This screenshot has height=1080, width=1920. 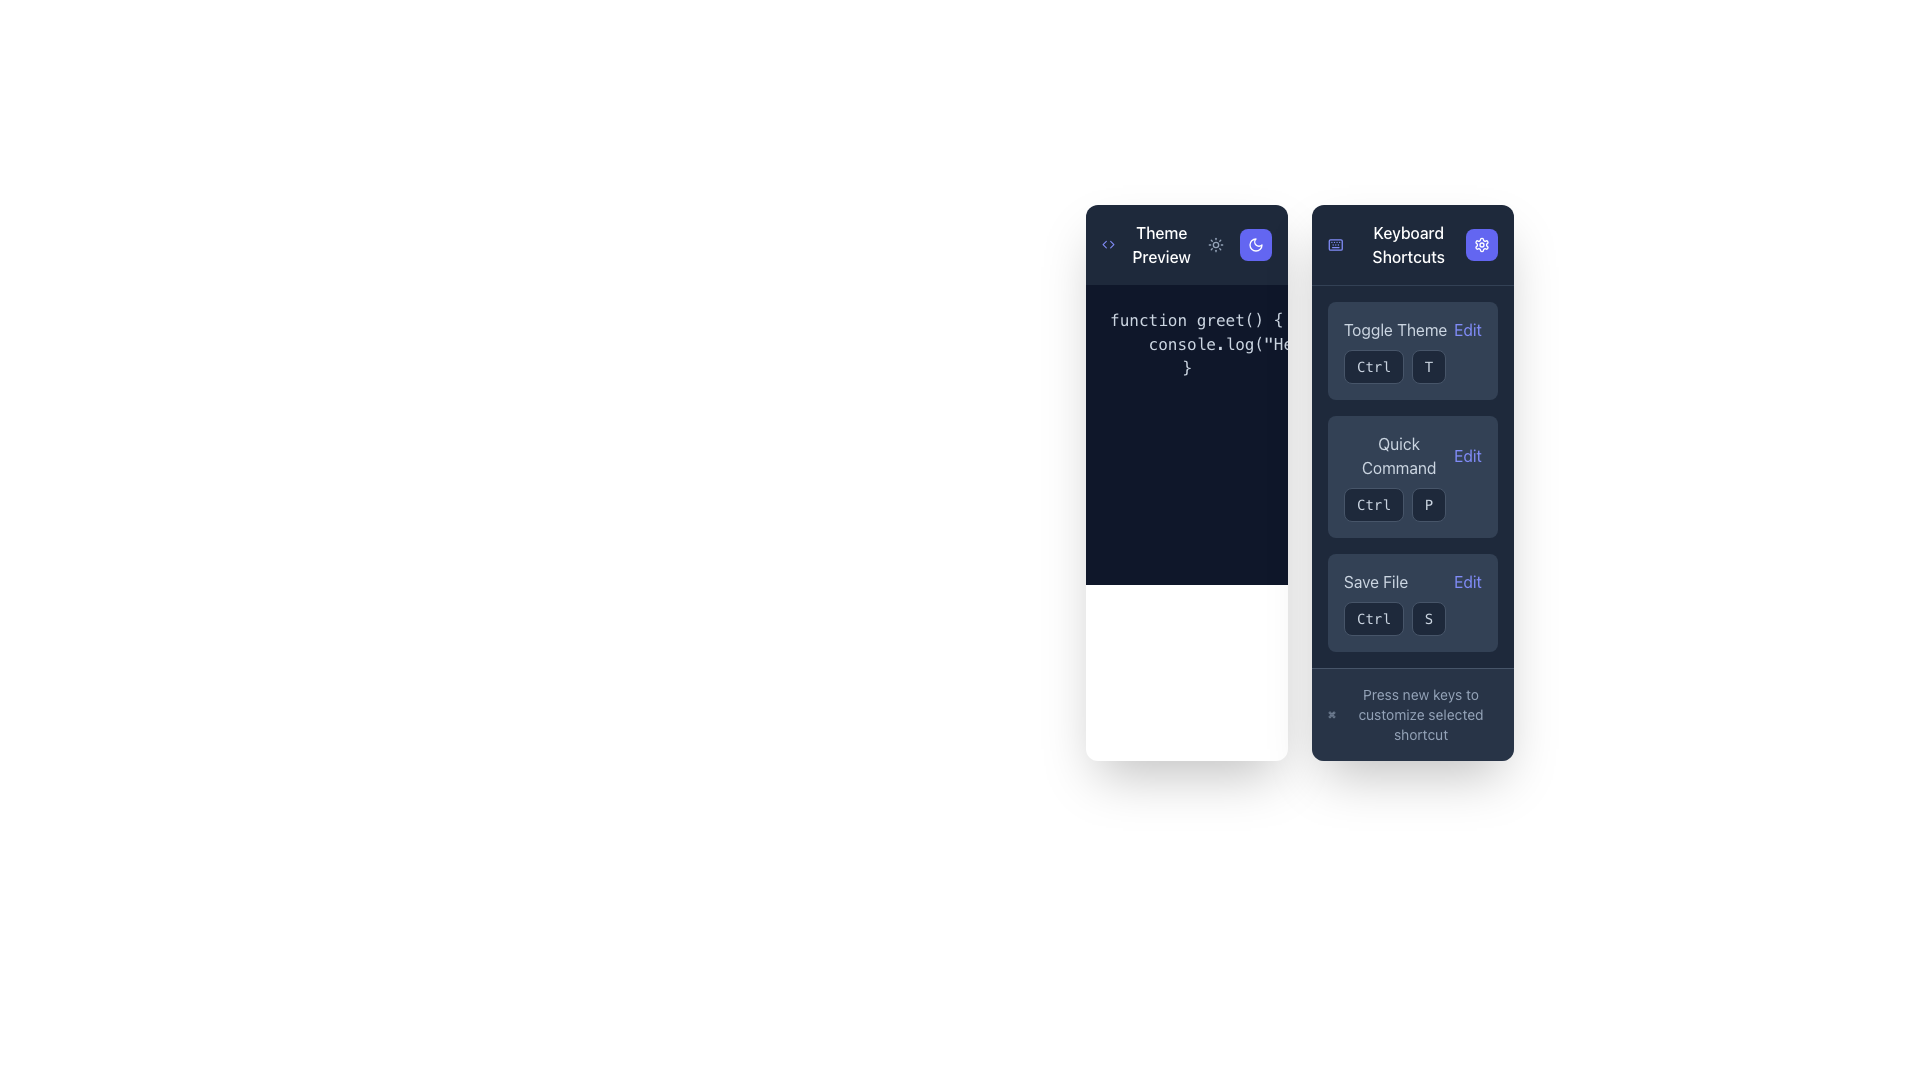 What do you see at coordinates (1468, 582) in the screenshot?
I see `the 'Edit' interactive text label located to the right of the 'Save File' text label in the lower half of the right column` at bounding box center [1468, 582].